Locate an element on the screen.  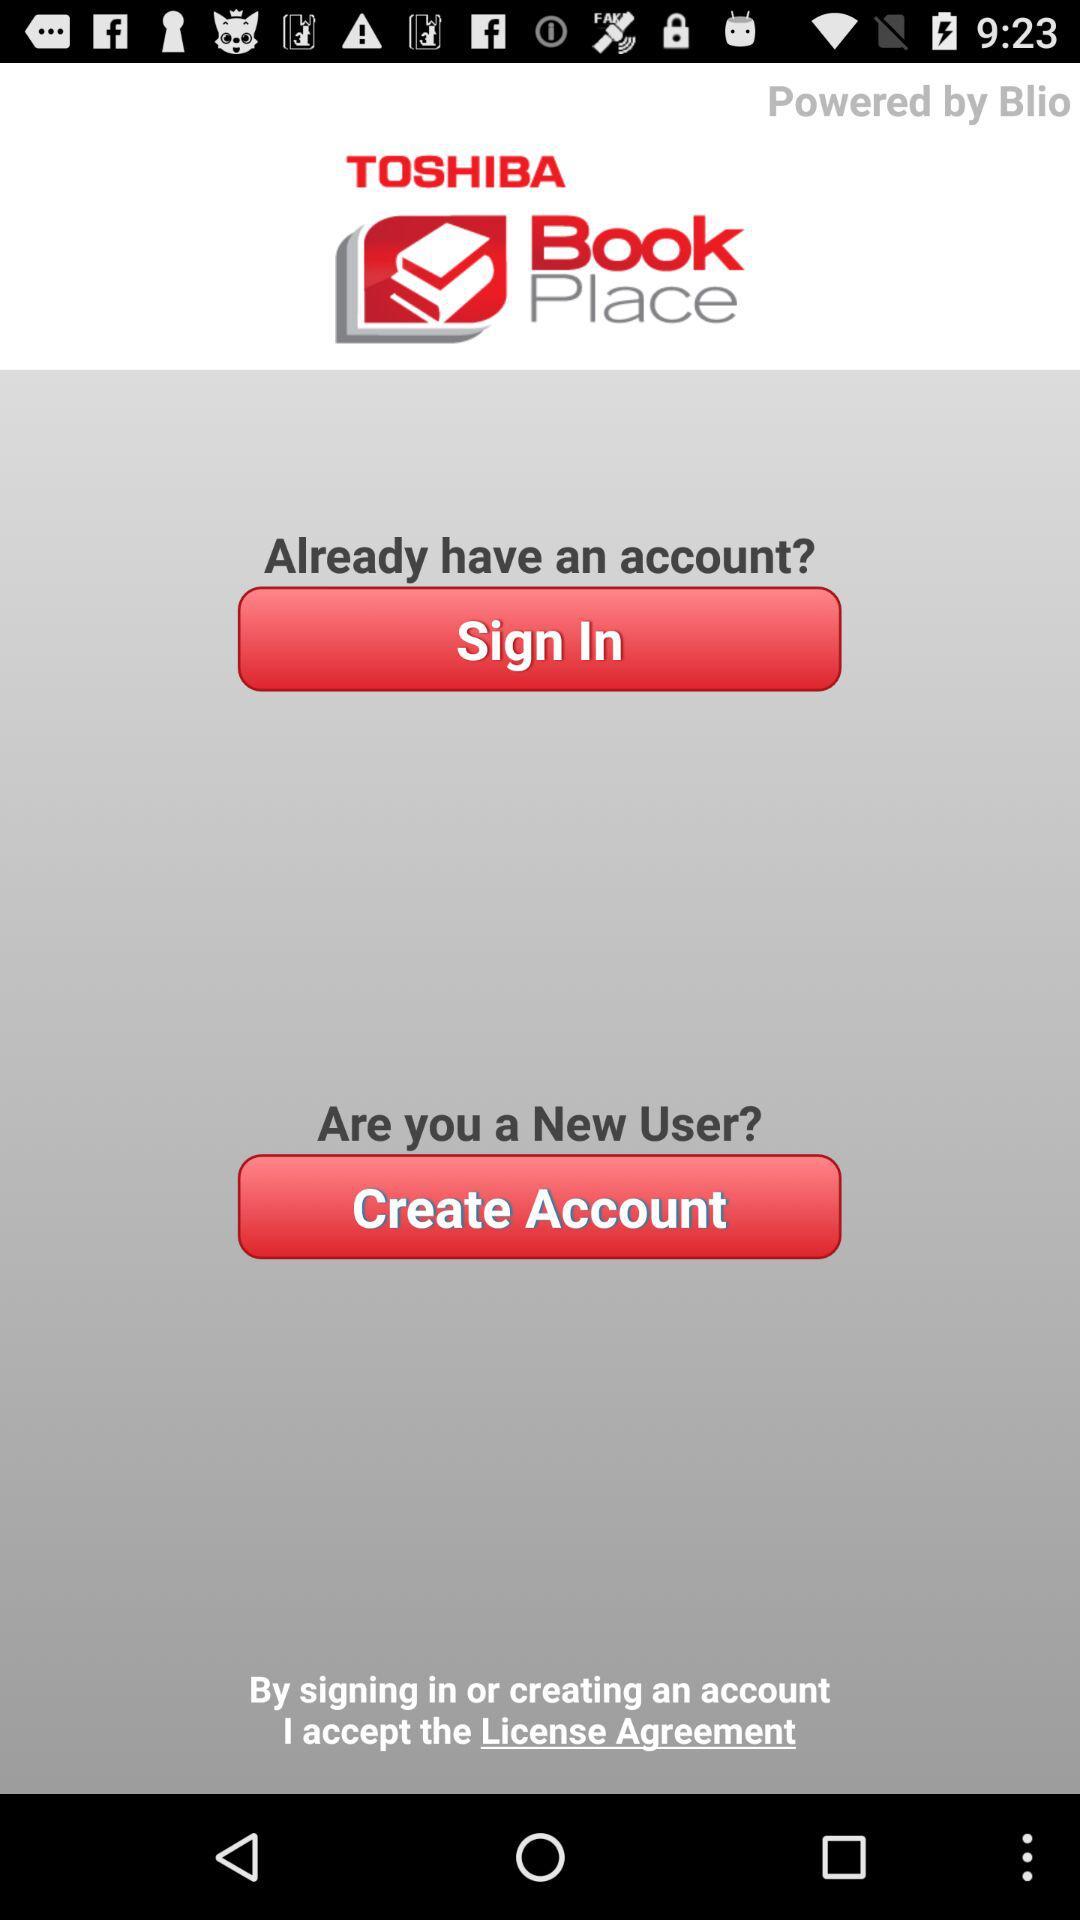
the by signing in is located at coordinates (538, 1708).